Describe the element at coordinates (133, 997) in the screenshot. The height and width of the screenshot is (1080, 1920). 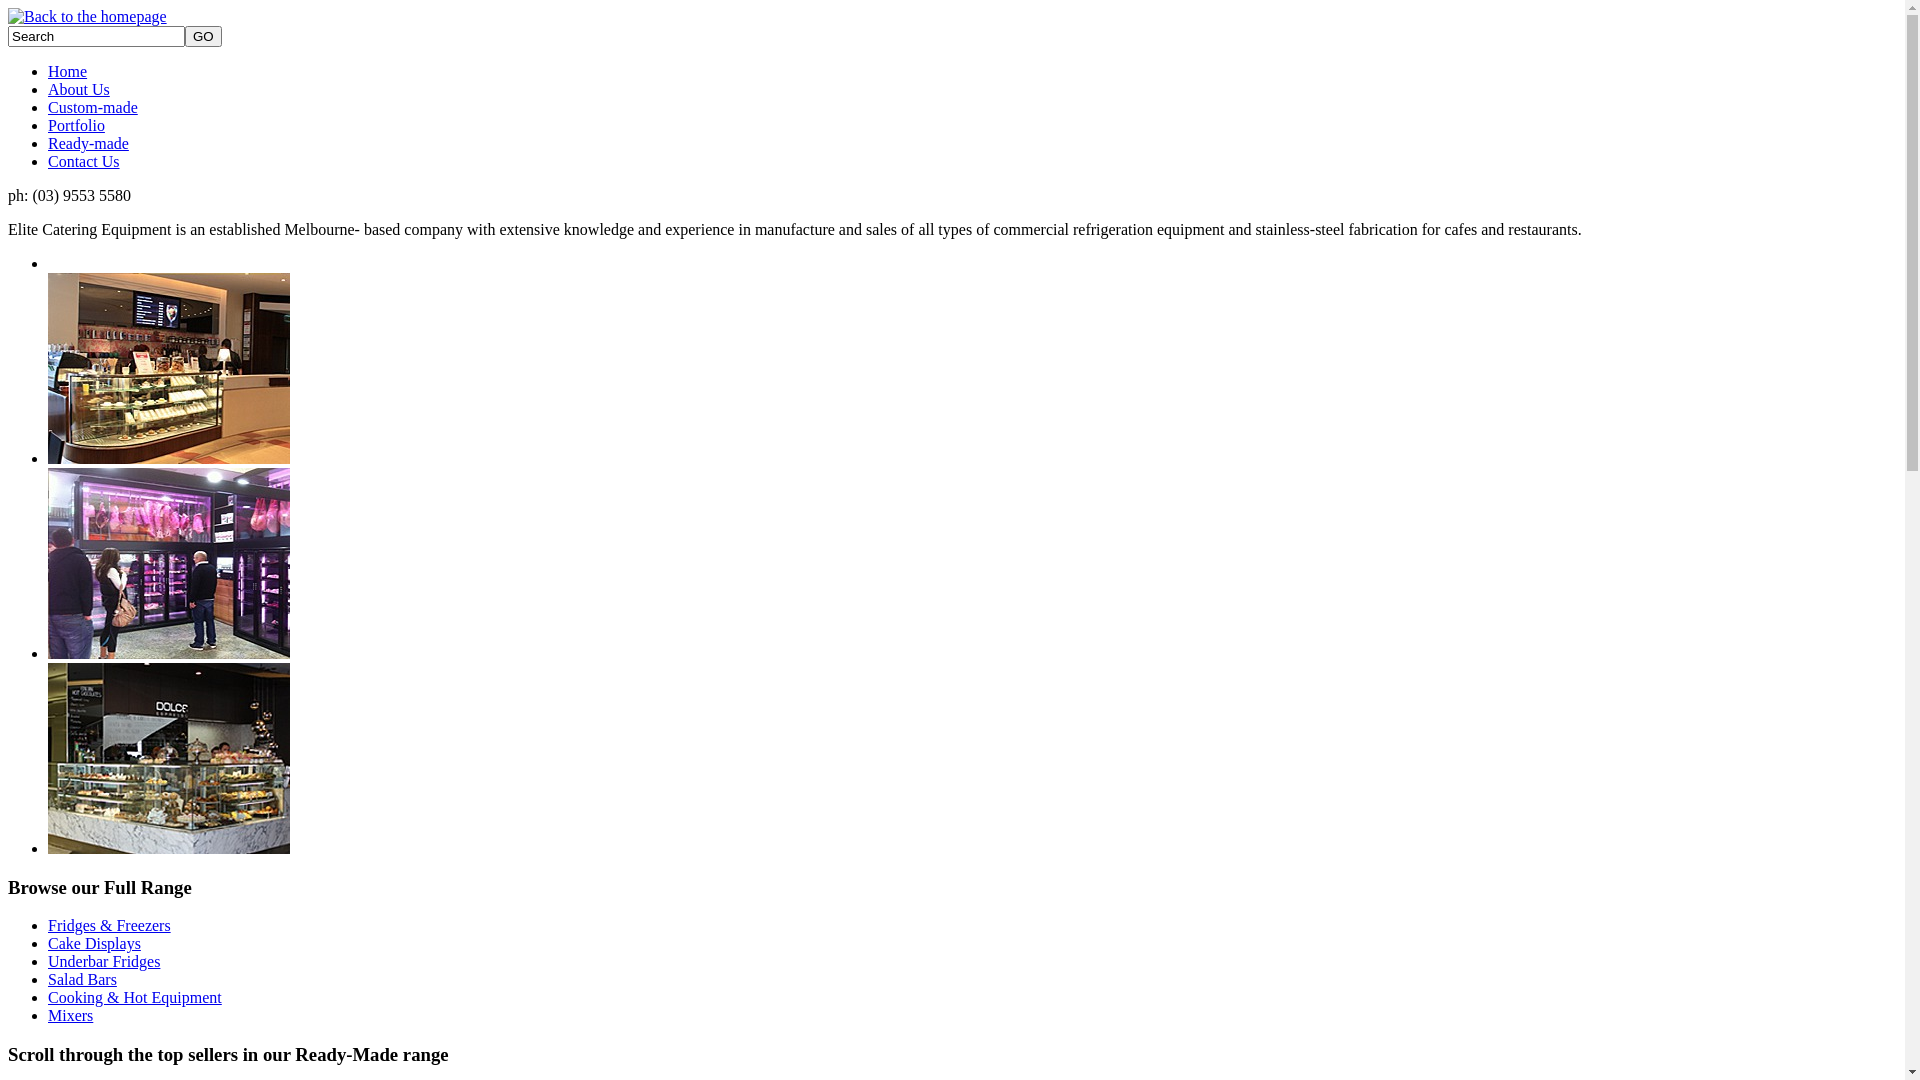
I see `'Cooking & Hot Equipment'` at that location.